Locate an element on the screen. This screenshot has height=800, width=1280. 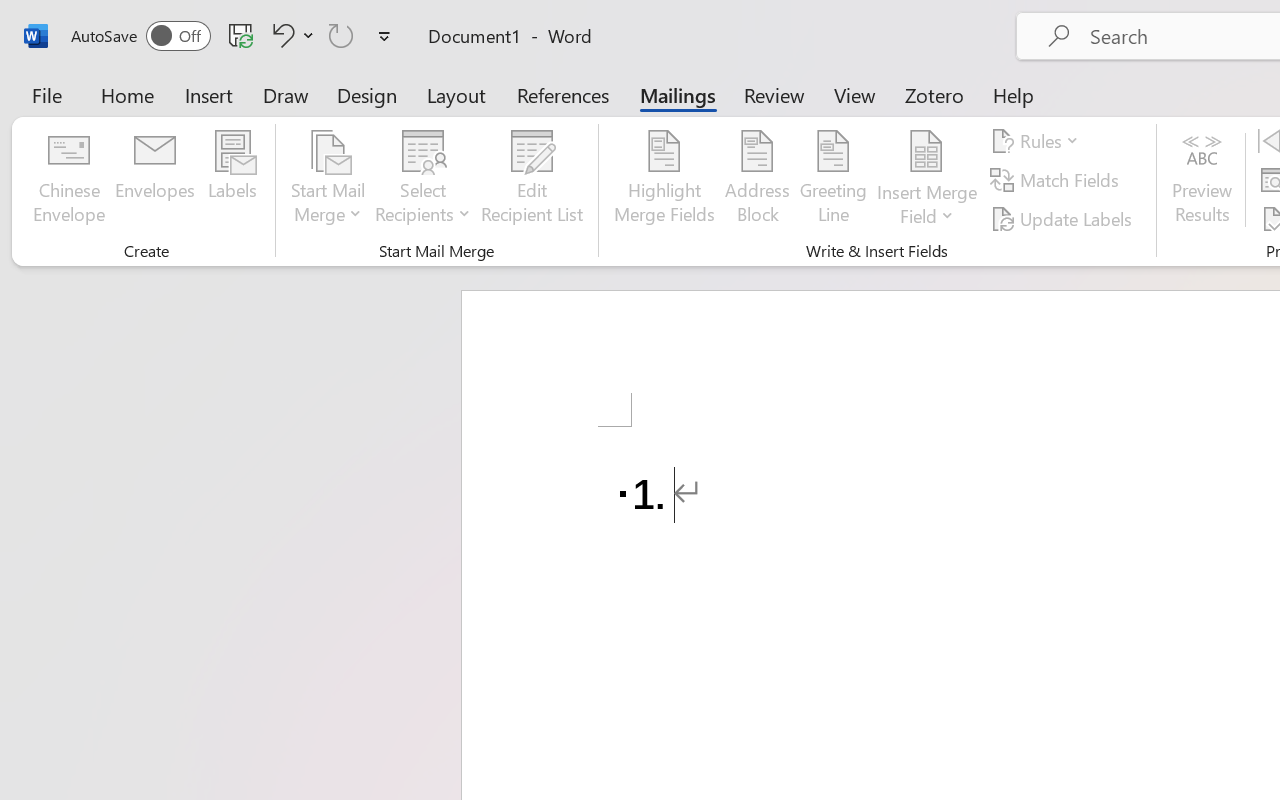
'Rules' is located at coordinates (1038, 141).